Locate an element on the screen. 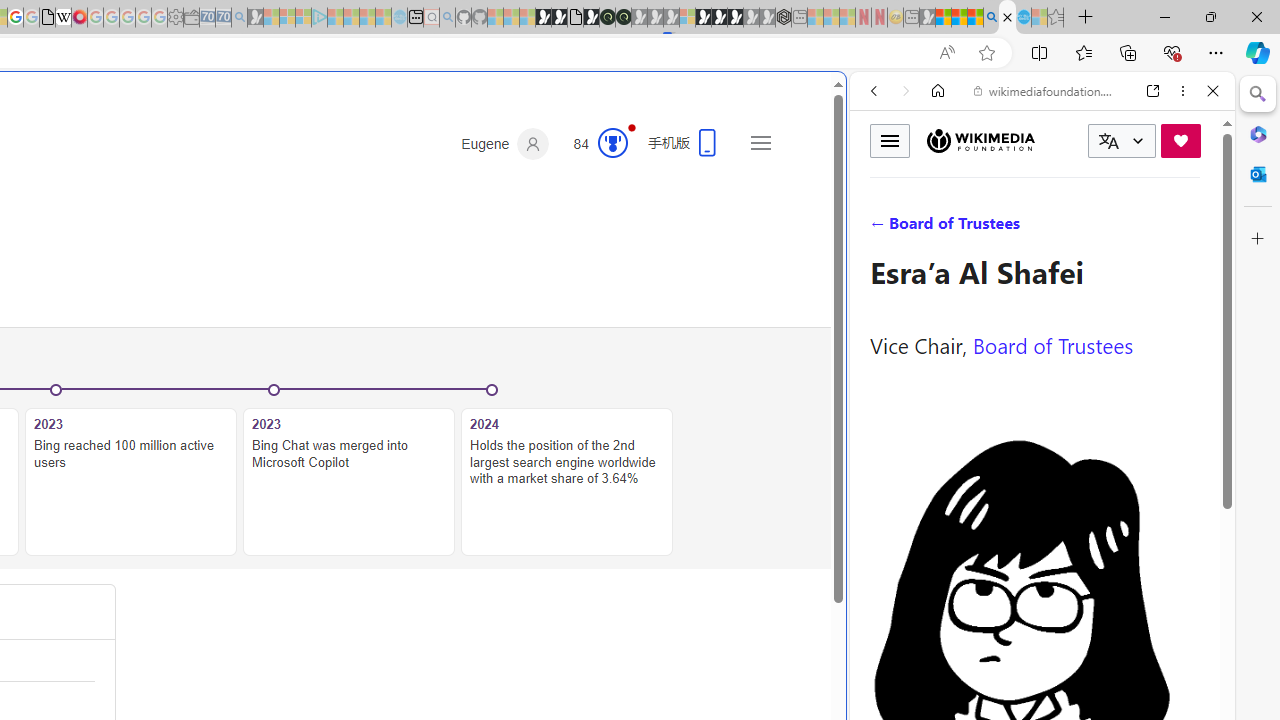  'Search Filter, WEB' is located at coordinates (881, 227).